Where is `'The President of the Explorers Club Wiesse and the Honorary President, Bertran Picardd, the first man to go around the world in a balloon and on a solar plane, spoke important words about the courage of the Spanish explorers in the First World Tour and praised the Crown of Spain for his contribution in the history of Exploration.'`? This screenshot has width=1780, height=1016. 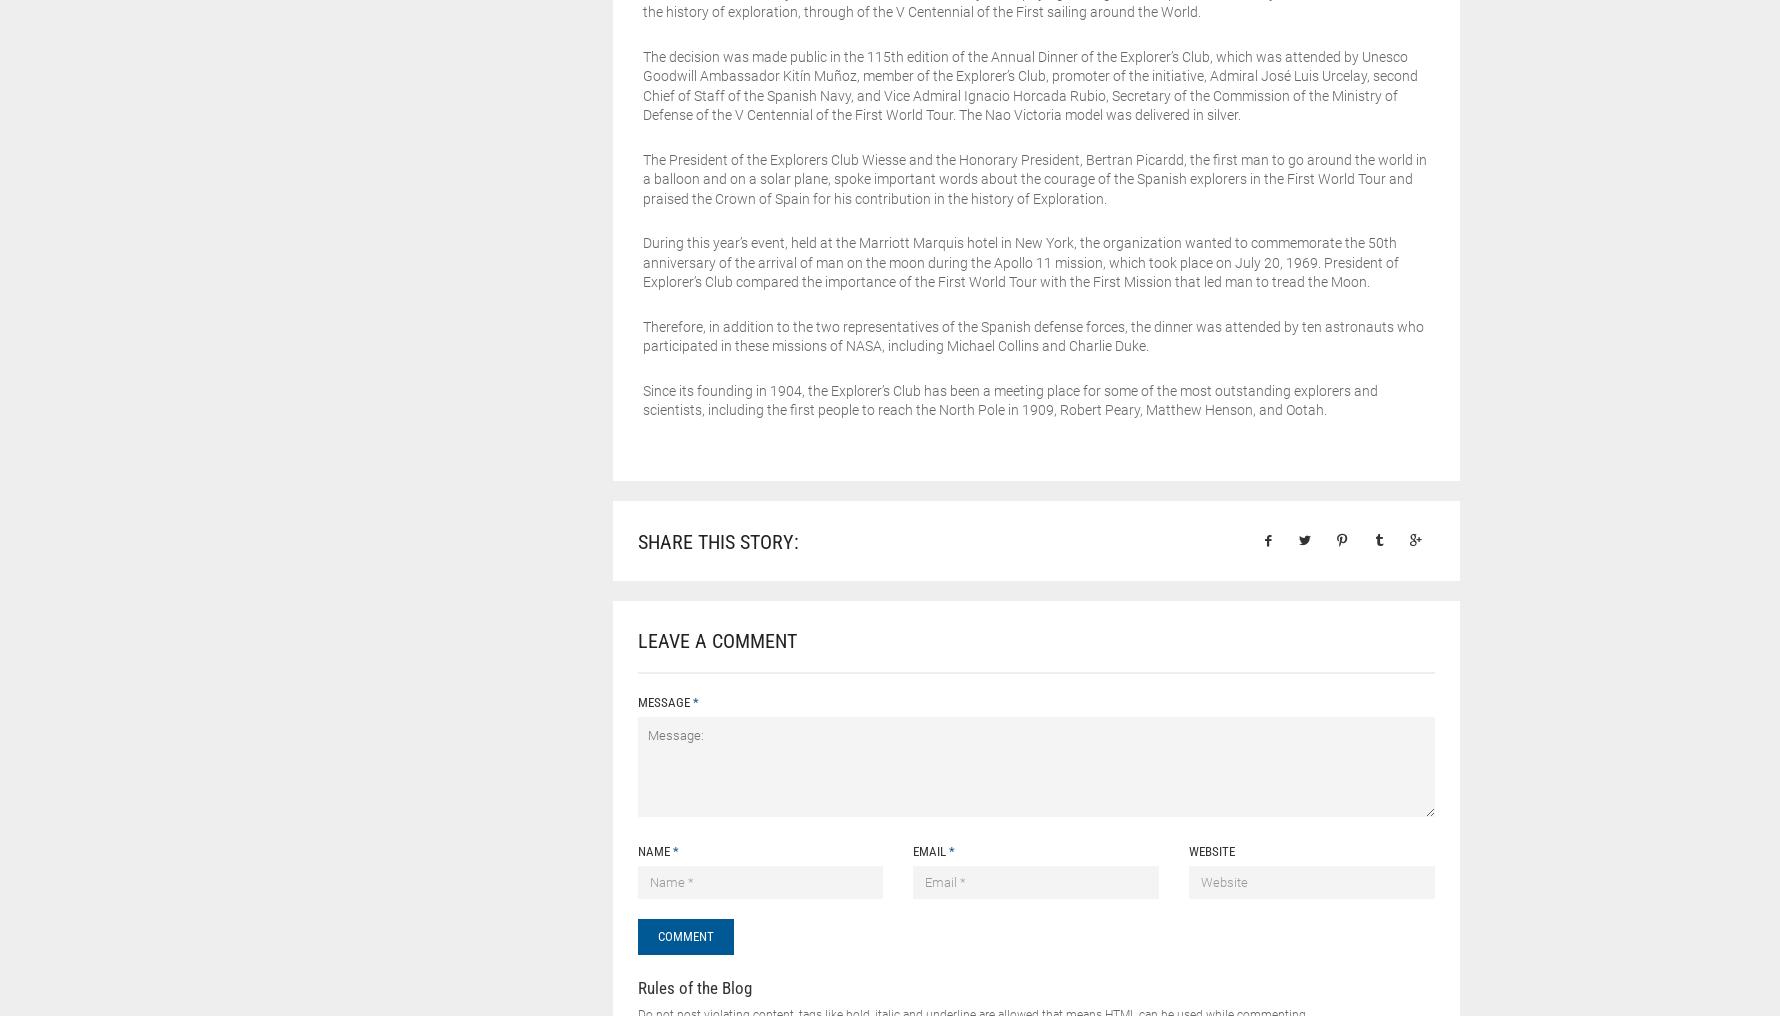 'The President of the Explorers Club Wiesse and the Honorary President, Bertran Picardd, the first man to go around the world in a balloon and on a solar plane, spoke important words about the courage of the Spanish explorers in the First World Tour and praised the Crown of Spain for his contribution in the history of Exploration.' is located at coordinates (1033, 177).